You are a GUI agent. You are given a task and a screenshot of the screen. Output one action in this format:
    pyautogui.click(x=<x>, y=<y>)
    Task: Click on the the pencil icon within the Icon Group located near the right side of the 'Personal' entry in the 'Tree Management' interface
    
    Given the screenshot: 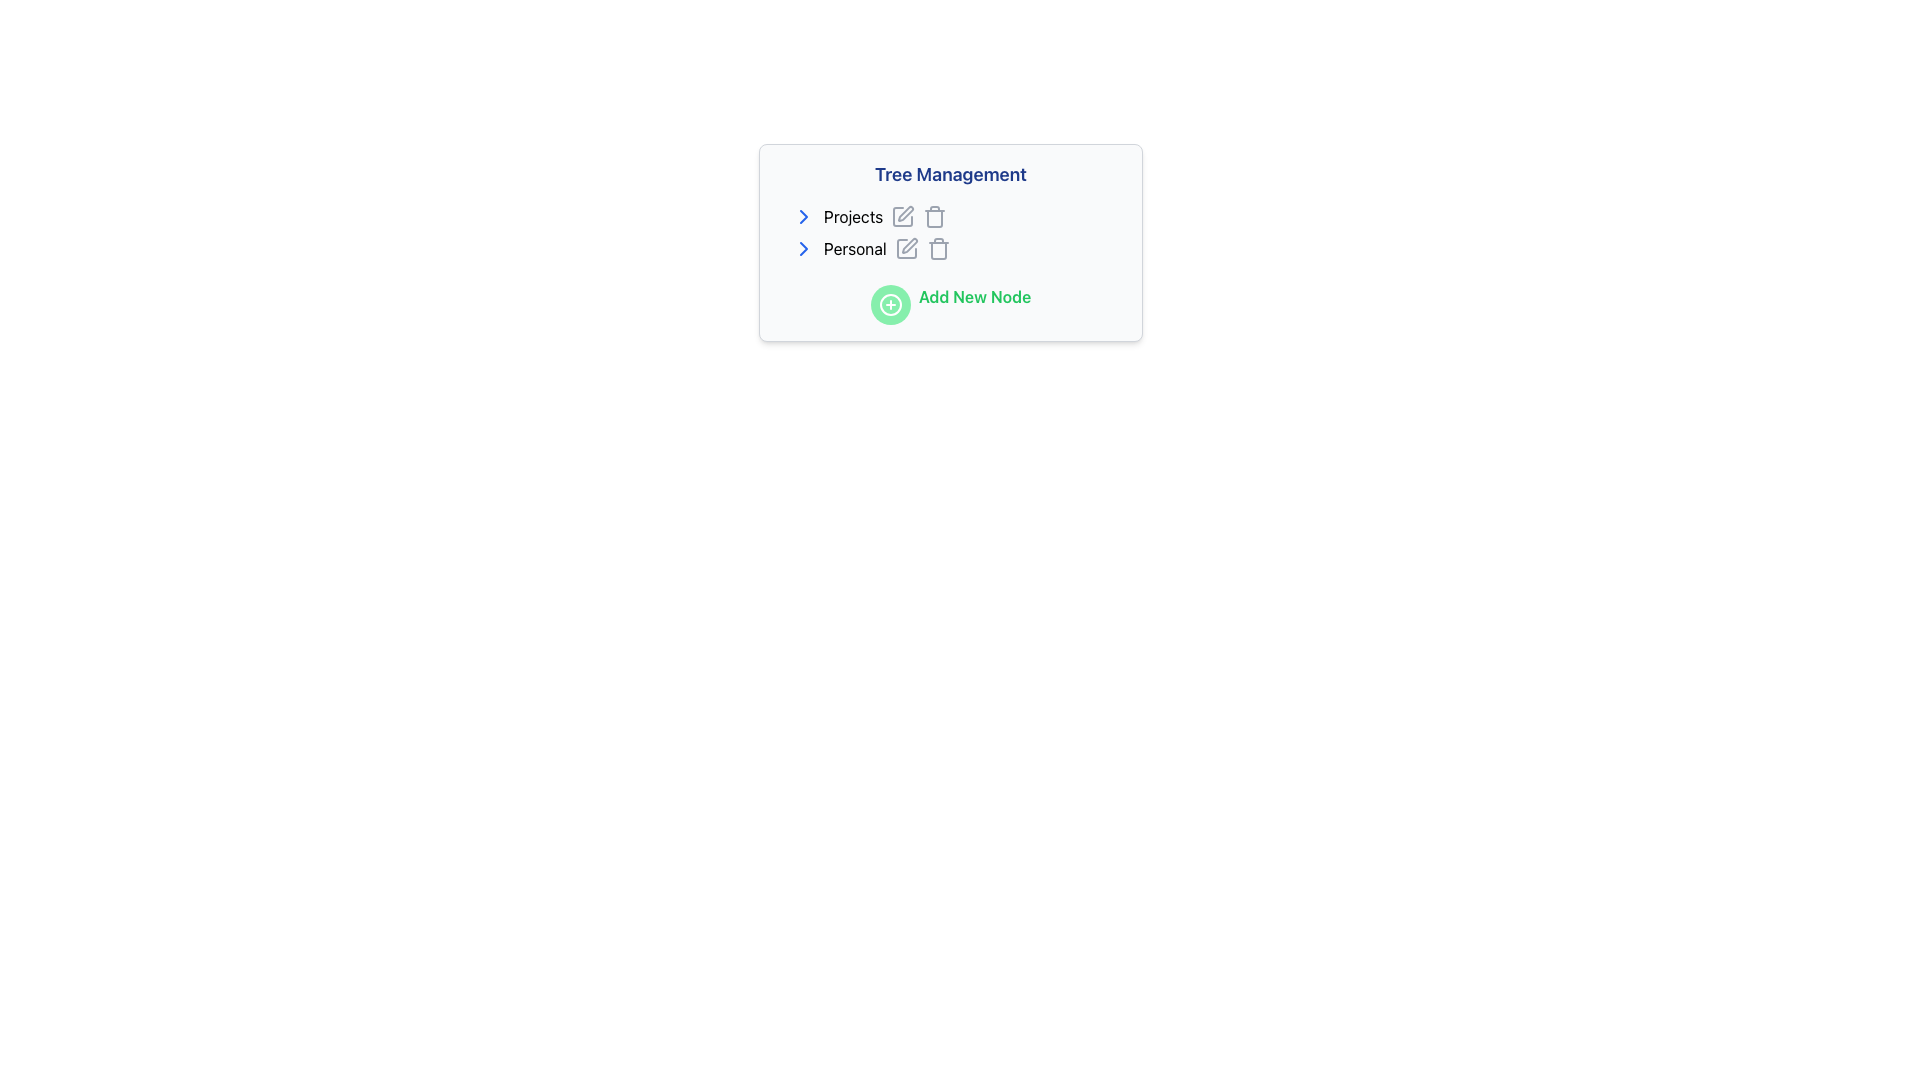 What is the action you would take?
    pyautogui.click(x=920, y=248)
    